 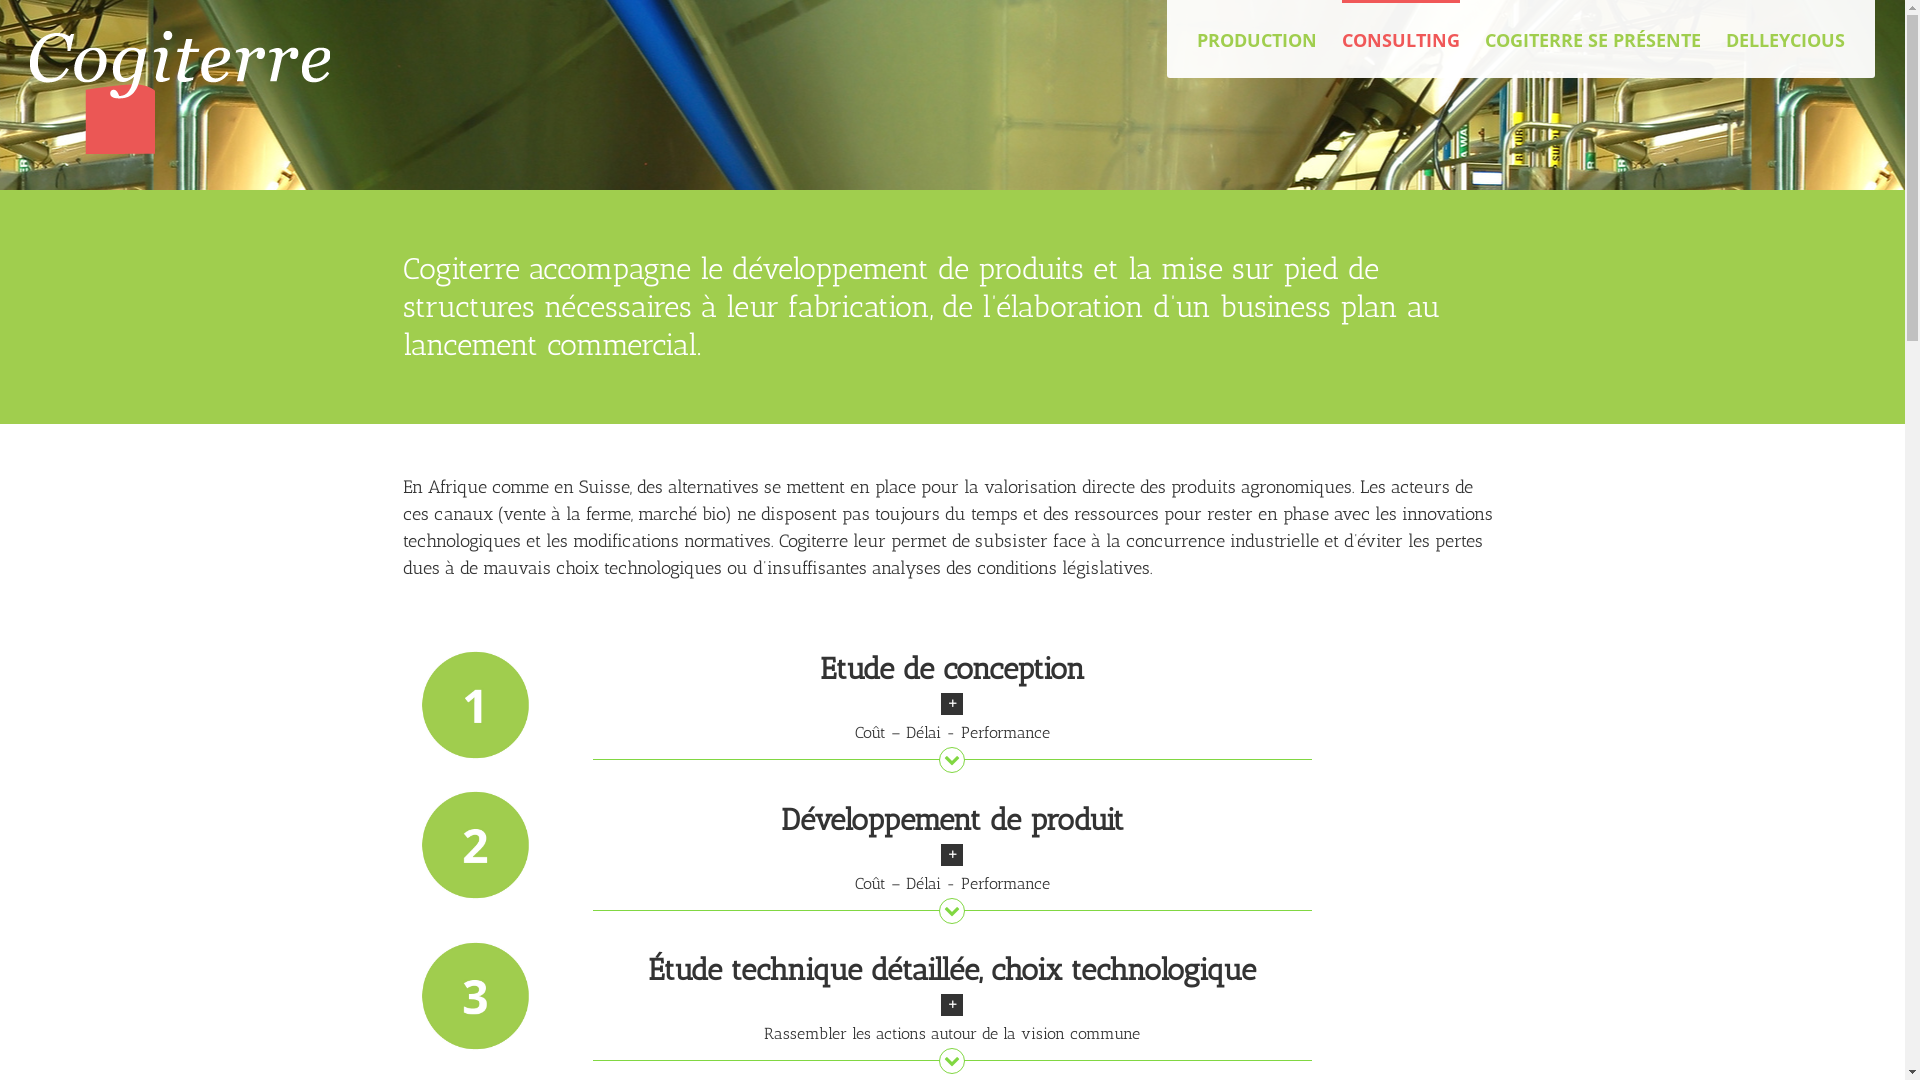 What do you see at coordinates (1256, 38) in the screenshot?
I see `'PRODUCTION'` at bounding box center [1256, 38].